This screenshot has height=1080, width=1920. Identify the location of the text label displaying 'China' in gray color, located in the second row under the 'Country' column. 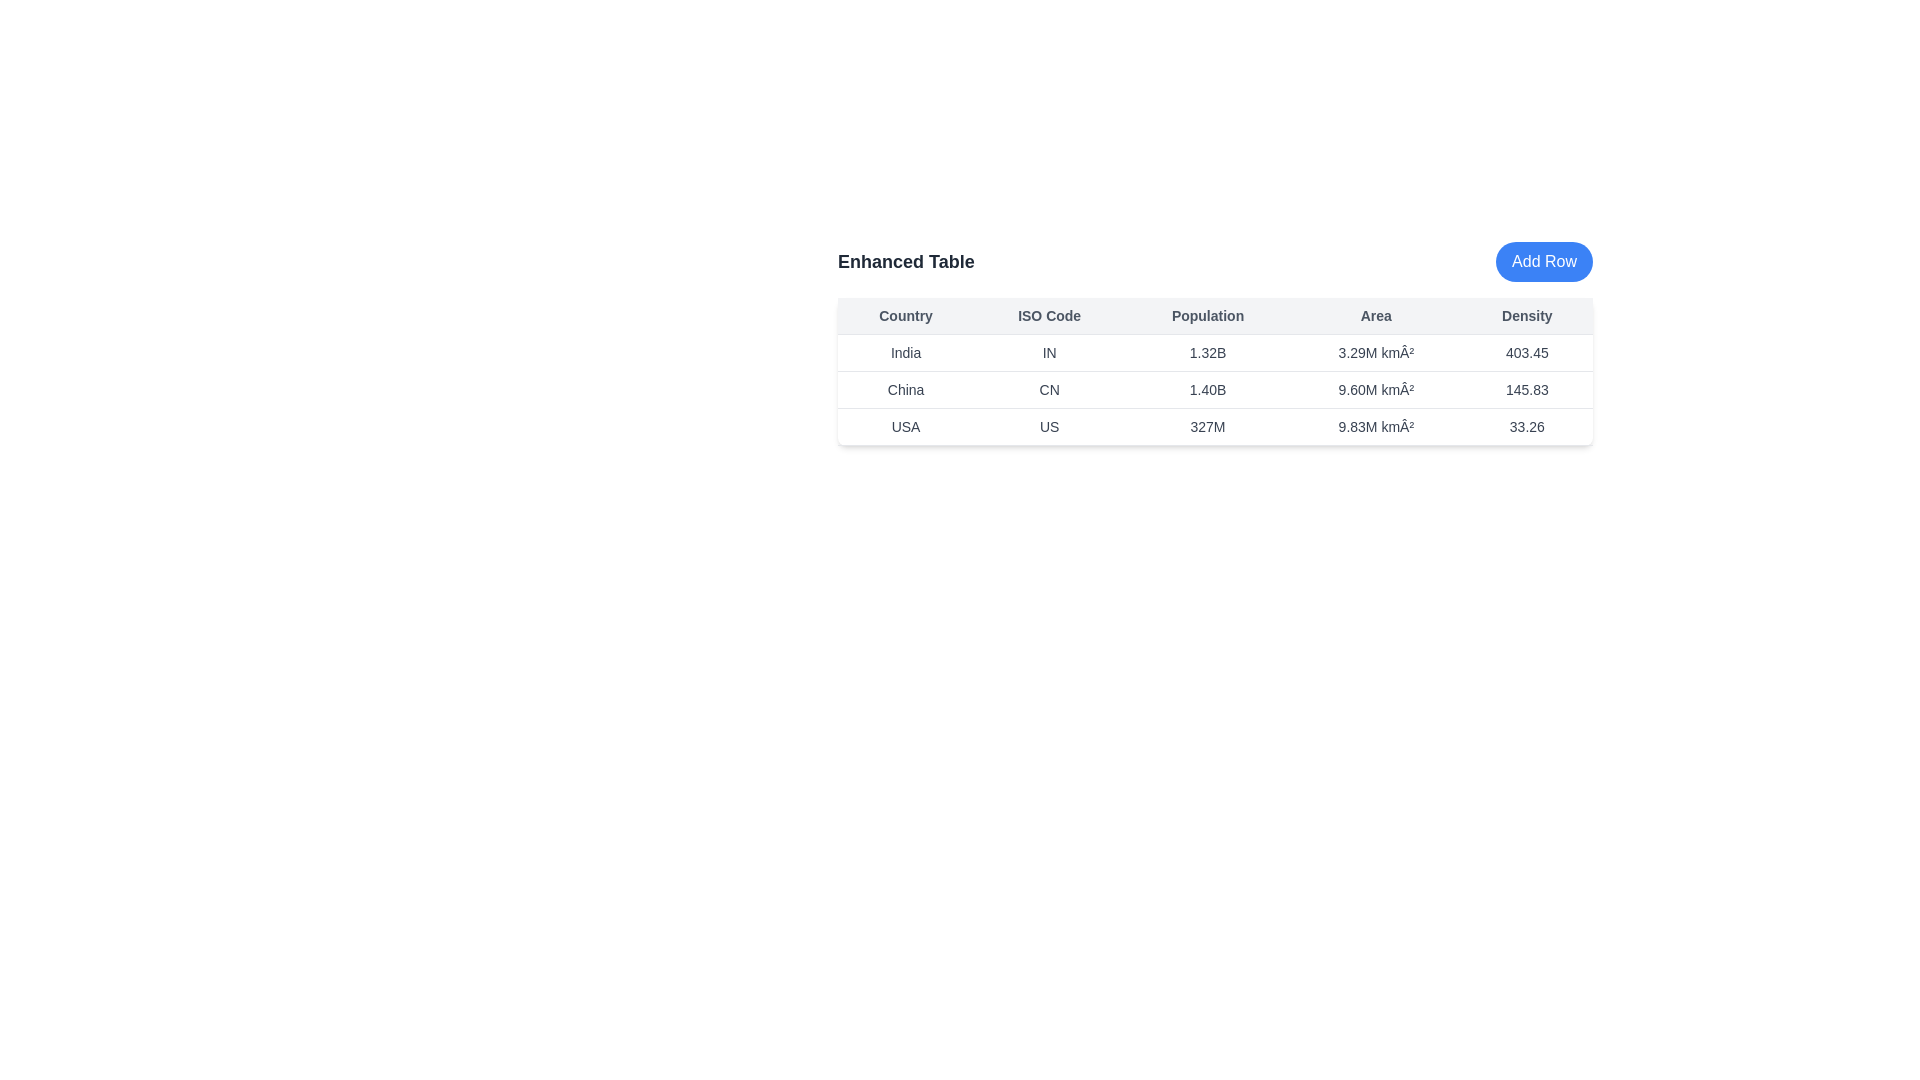
(905, 389).